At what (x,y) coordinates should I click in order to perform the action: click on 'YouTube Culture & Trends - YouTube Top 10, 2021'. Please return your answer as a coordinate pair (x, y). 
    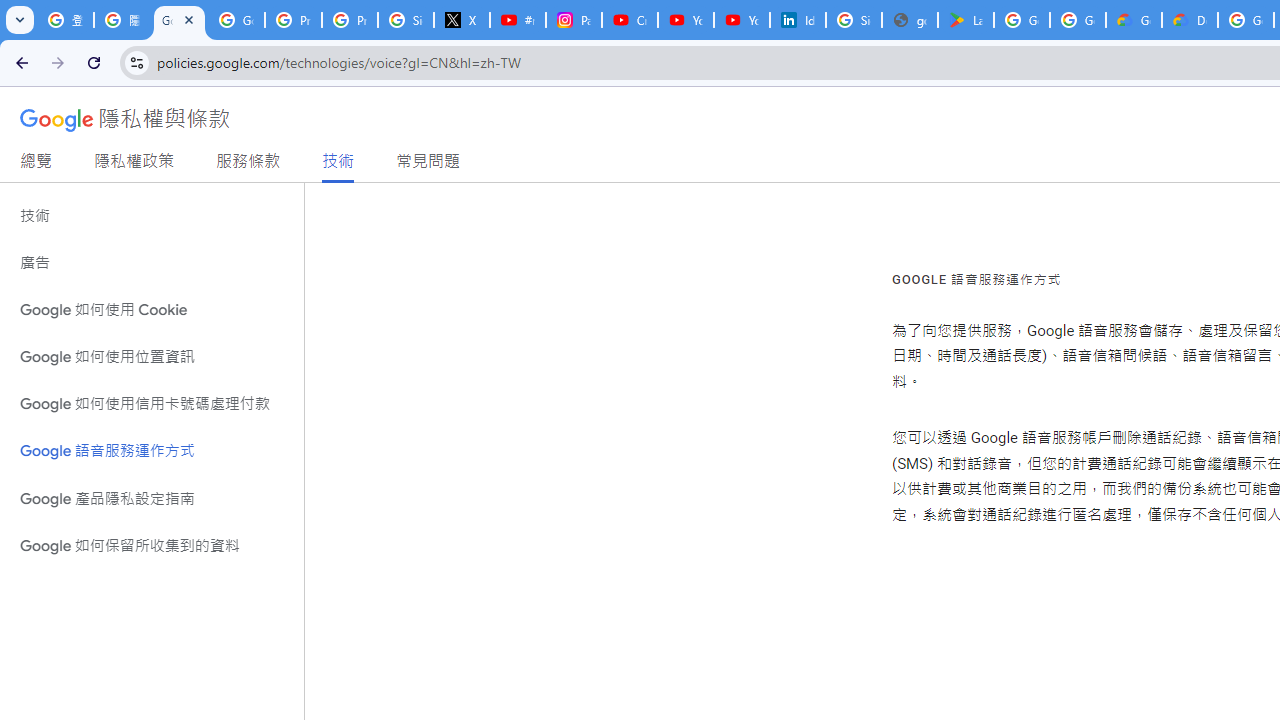
    Looking at the image, I should click on (741, 20).